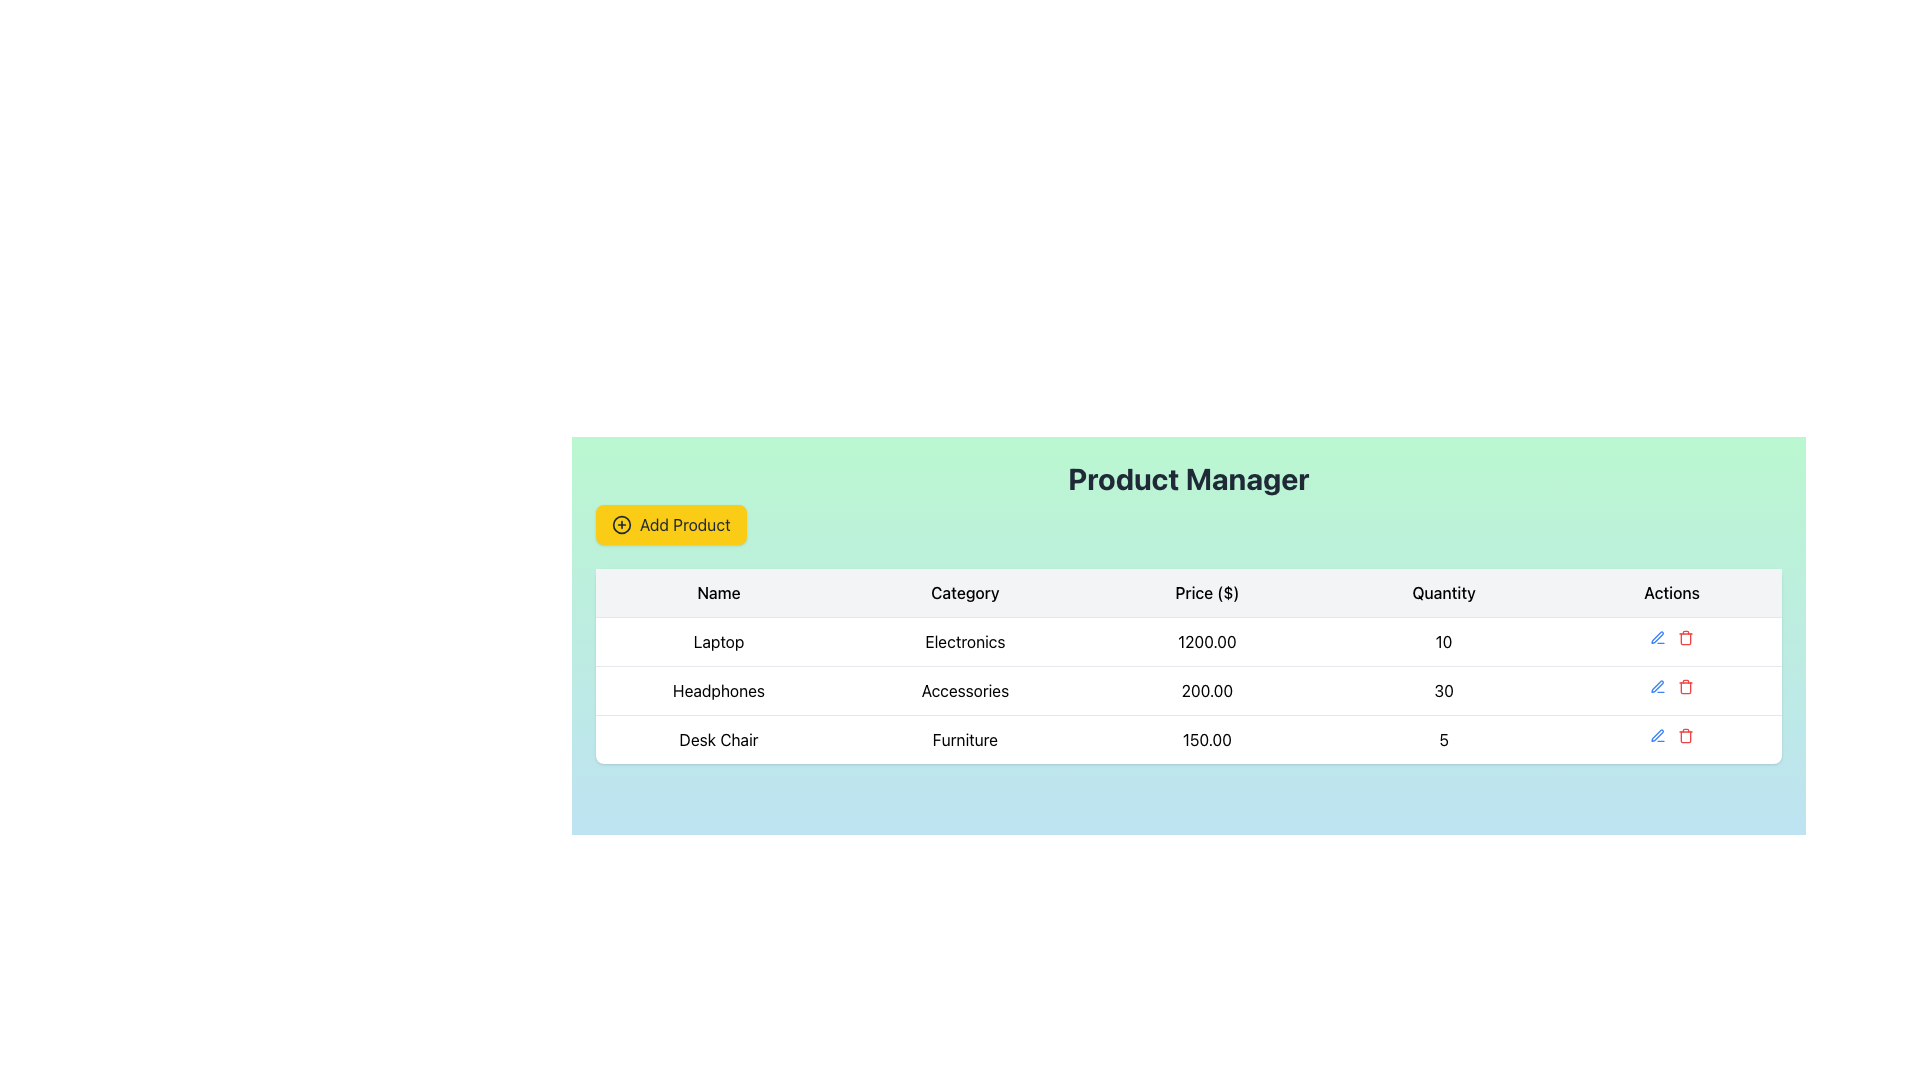 The height and width of the screenshot is (1080, 1920). I want to click on the interactive button in the 'Actions' column of the second row labeled 'Headphones' to observe its state change, so click(1658, 685).